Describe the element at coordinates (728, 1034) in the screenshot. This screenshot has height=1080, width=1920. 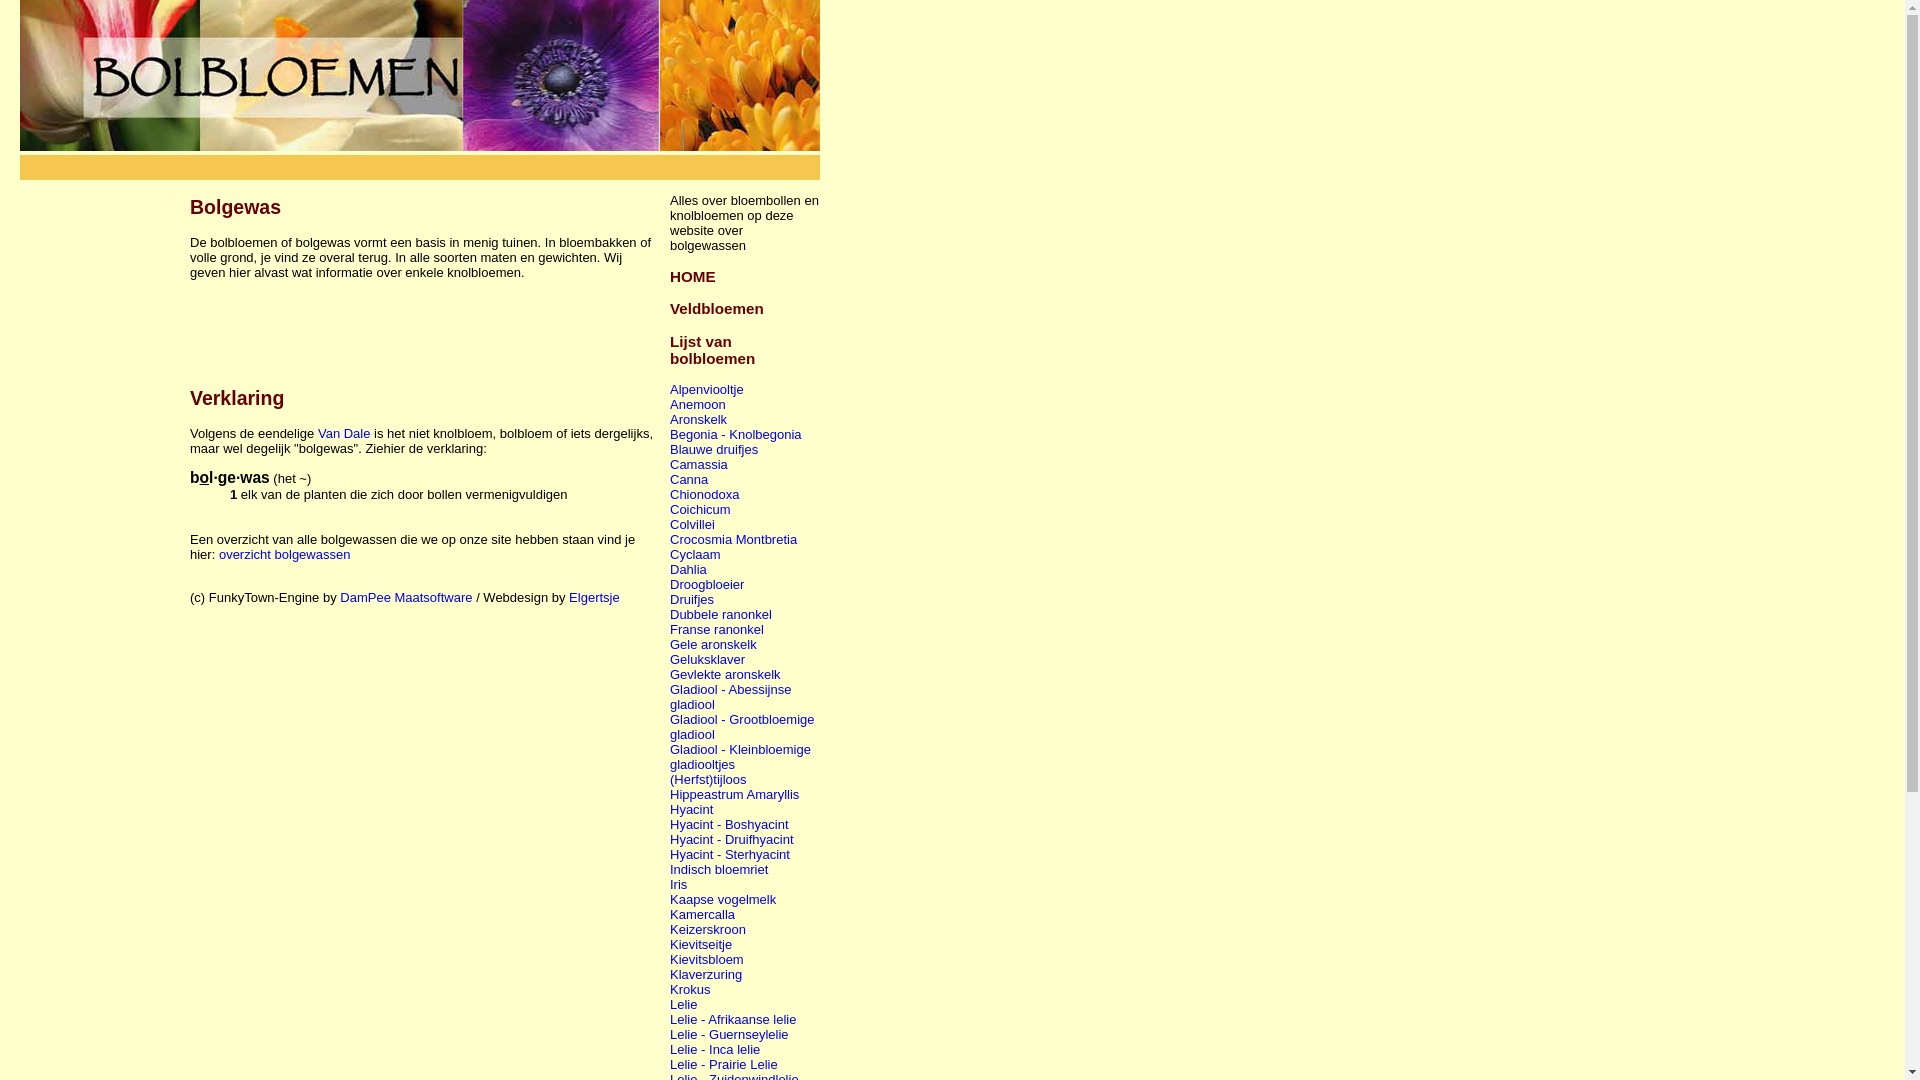
I see `'Lelie - Guernseylelie'` at that location.